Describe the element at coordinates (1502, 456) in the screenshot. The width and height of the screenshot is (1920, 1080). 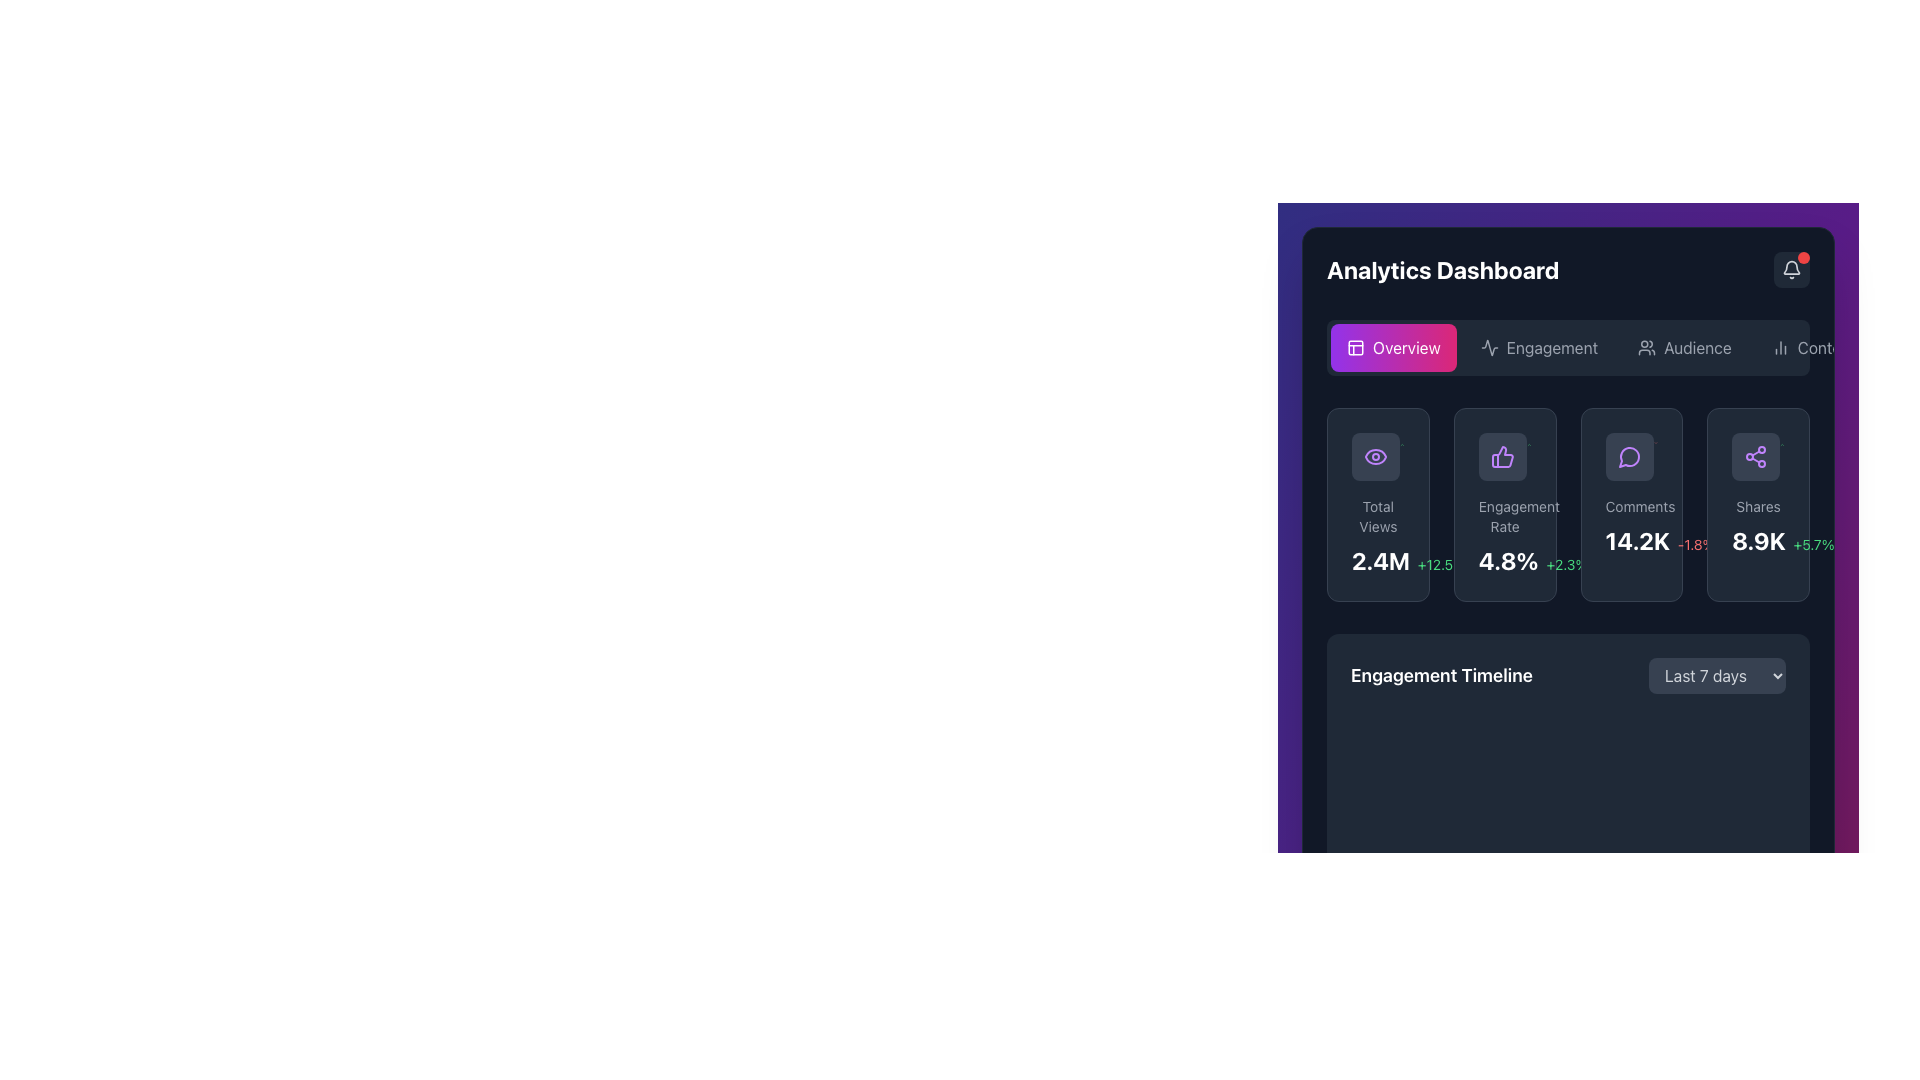
I see `the positive affirmation icon located in the upper section of the dashboard, to the right of the 'Comments' area and to the left of the 'Shares' area` at that location.